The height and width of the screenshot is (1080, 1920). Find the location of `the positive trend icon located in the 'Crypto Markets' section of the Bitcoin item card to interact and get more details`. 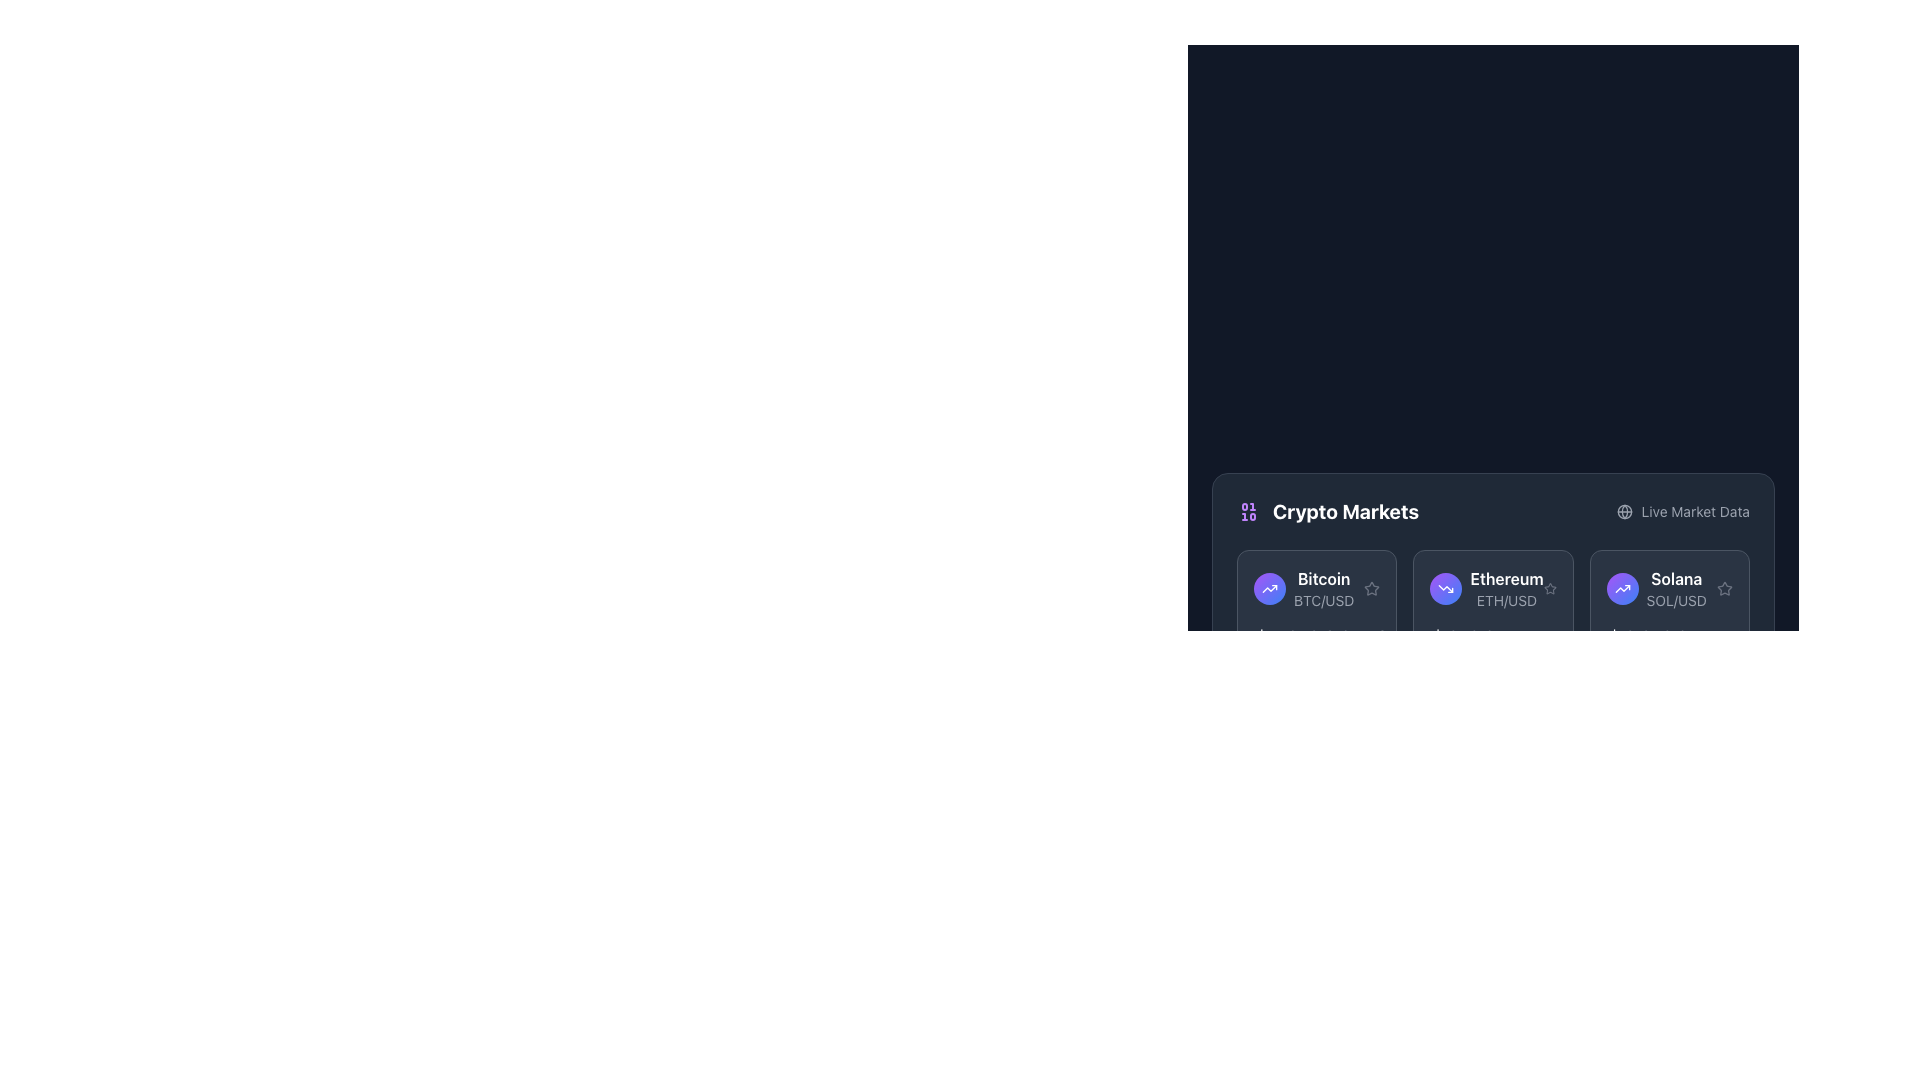

the positive trend icon located in the 'Crypto Markets' section of the Bitcoin item card to interact and get more details is located at coordinates (1622, 588).